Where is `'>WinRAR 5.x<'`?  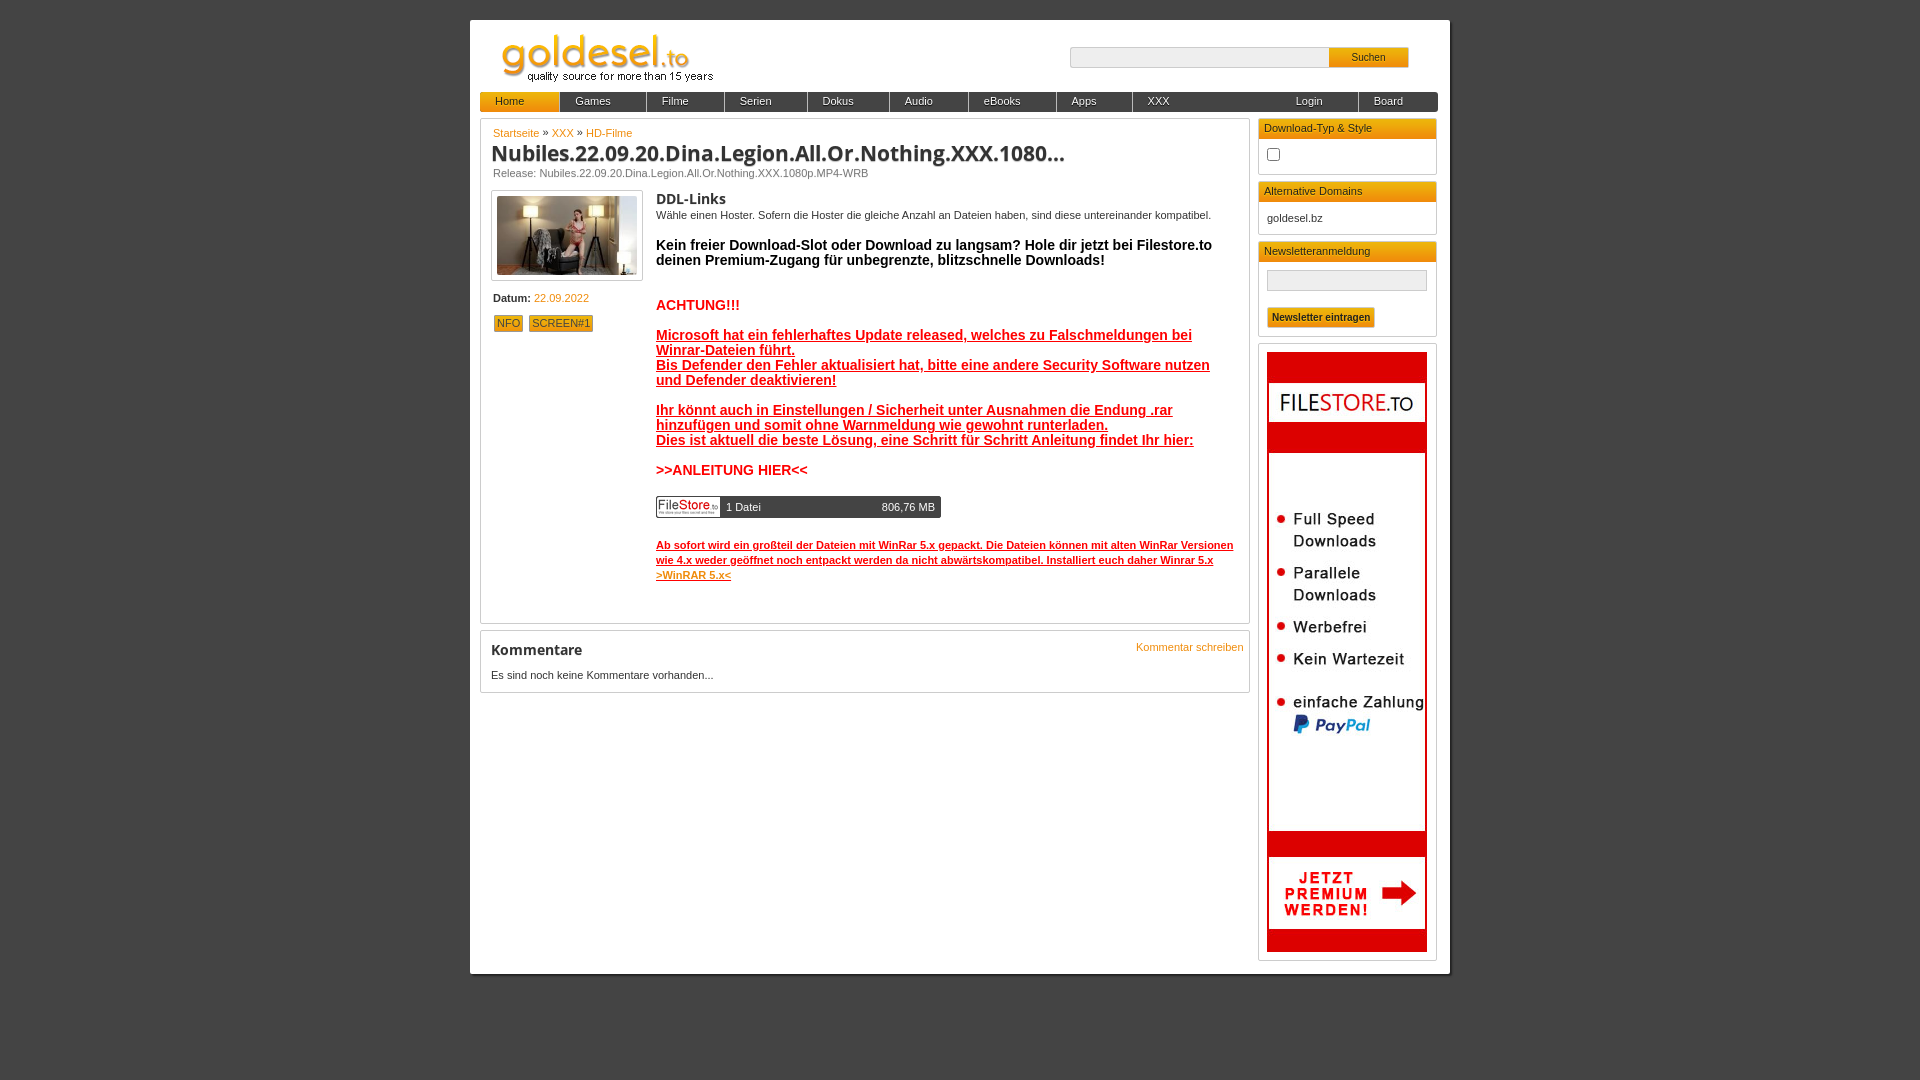
'>WinRAR 5.x<' is located at coordinates (656, 574).